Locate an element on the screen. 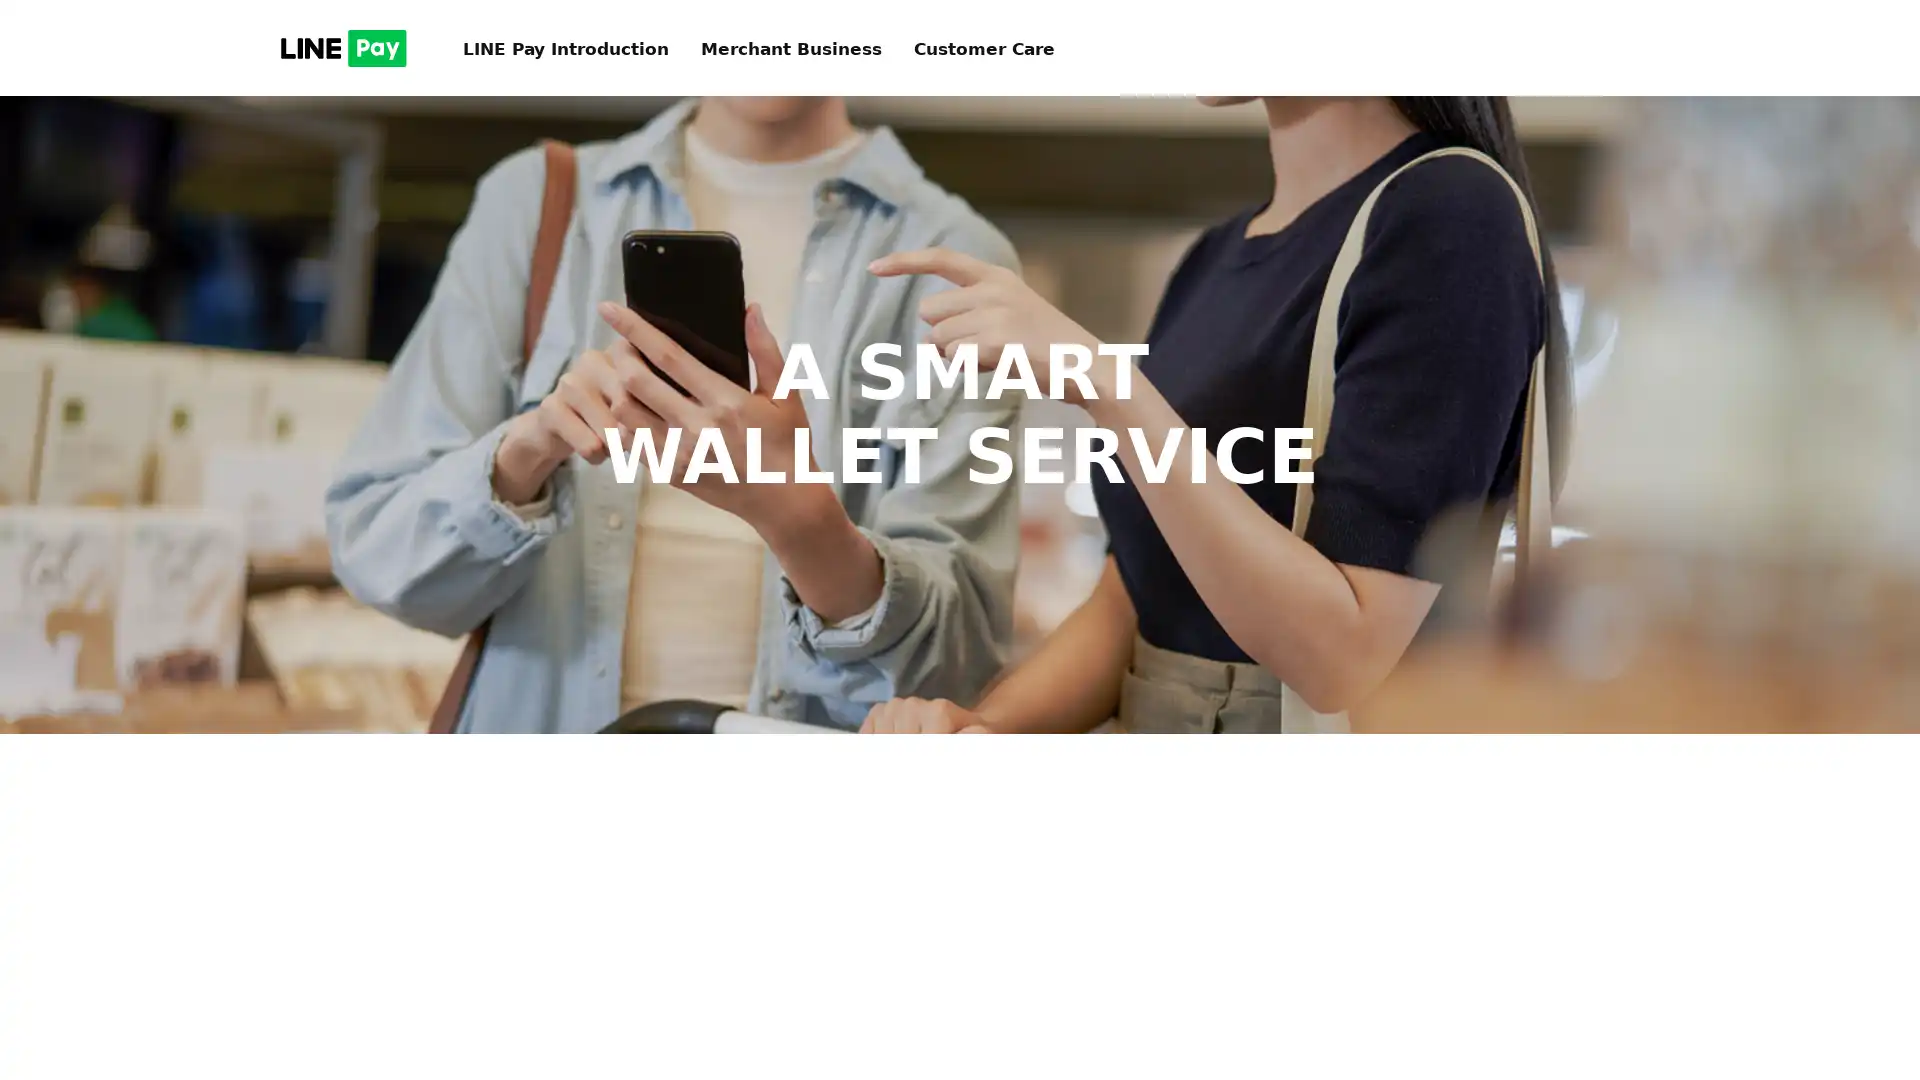 The image size is (1920, 1080). TOP is located at coordinates (1855, 999).